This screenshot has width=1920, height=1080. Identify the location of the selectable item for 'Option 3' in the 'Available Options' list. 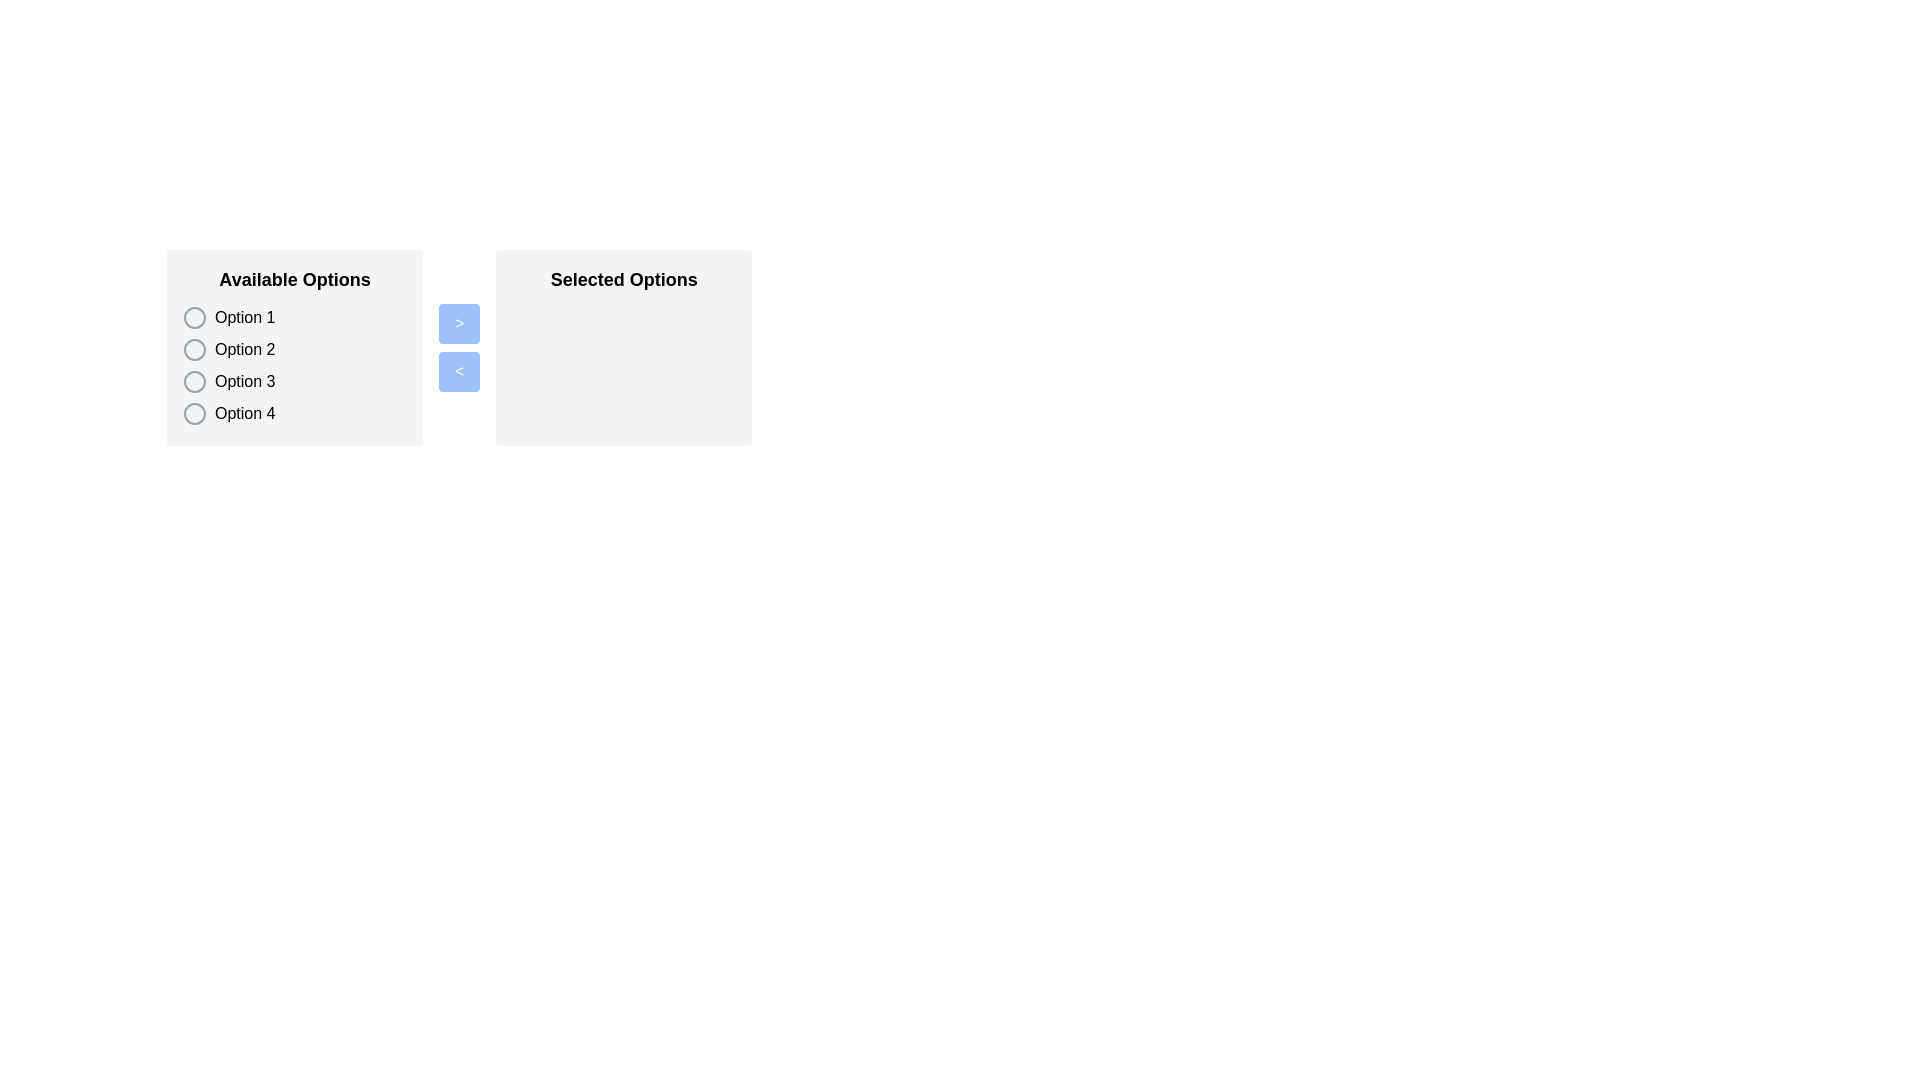
(293, 381).